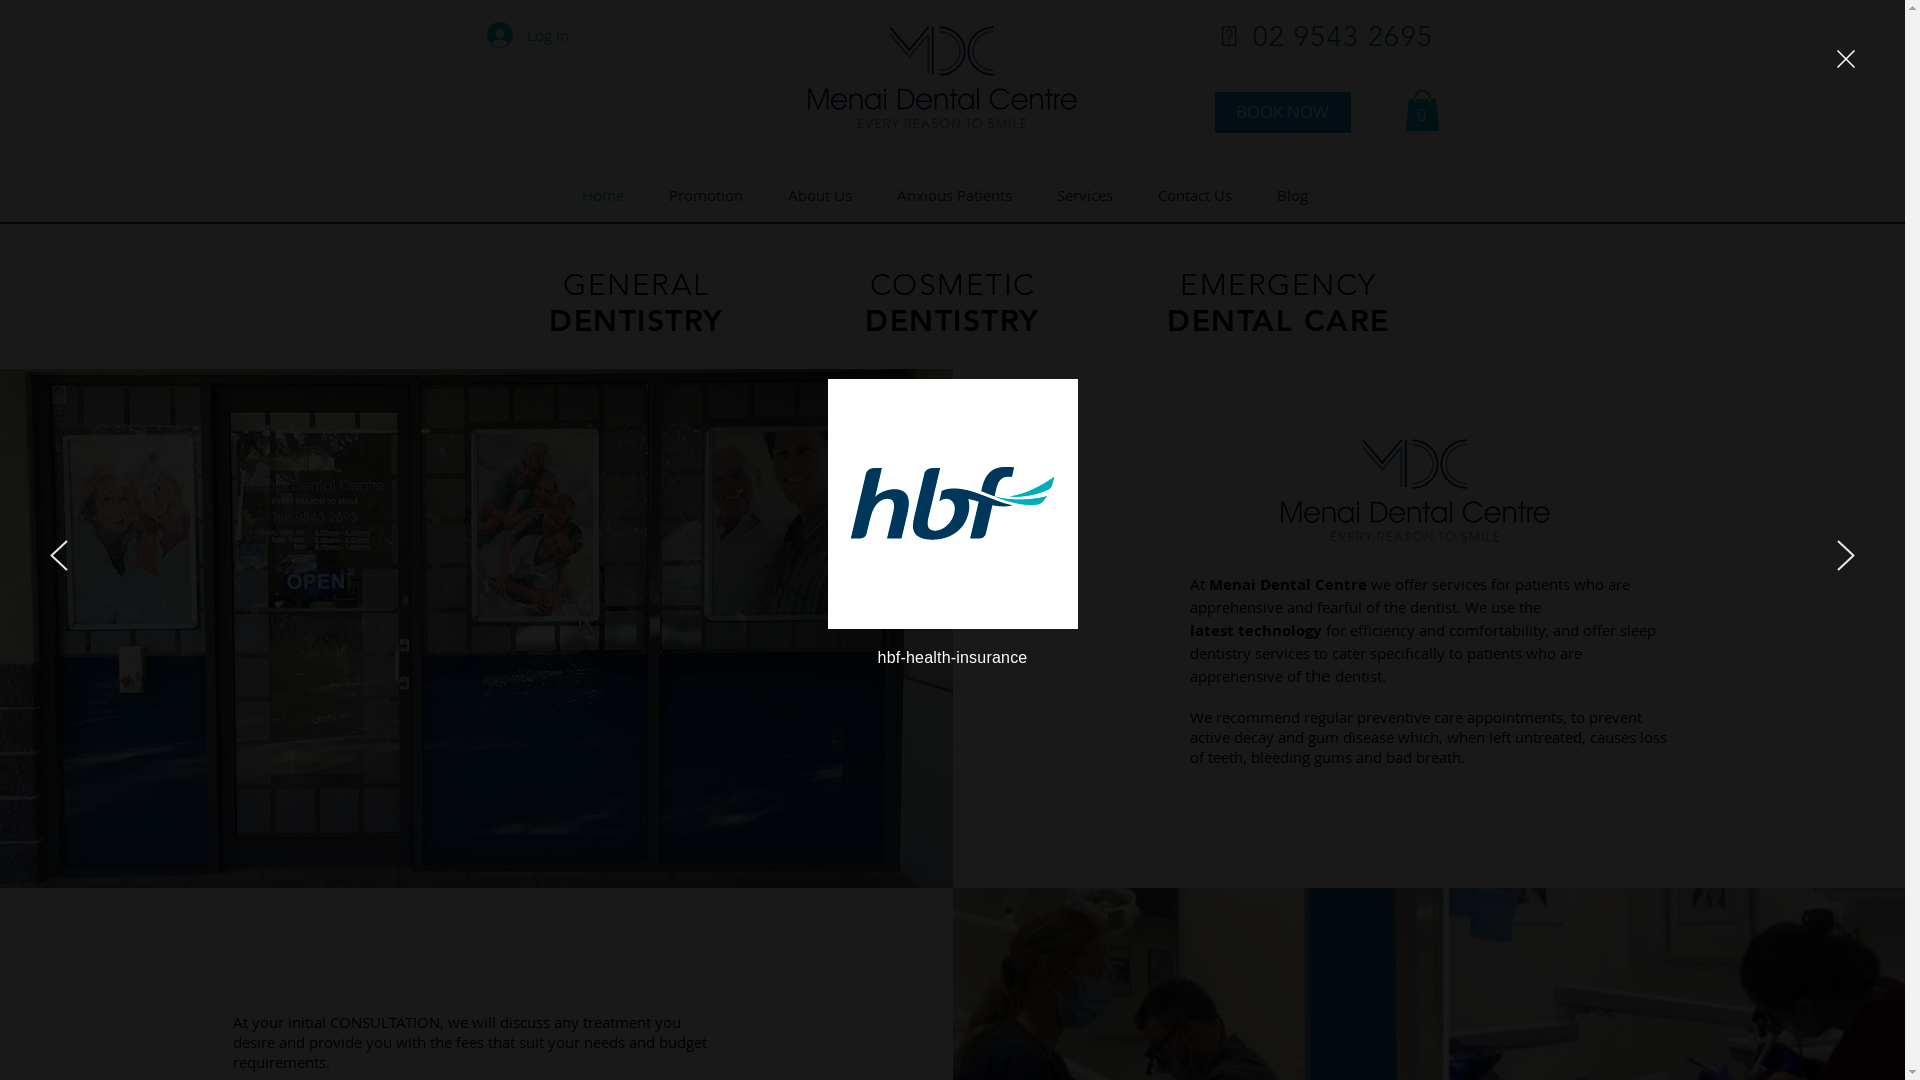 The height and width of the screenshot is (1080, 1920). I want to click on 'Promotion', so click(713, 194).